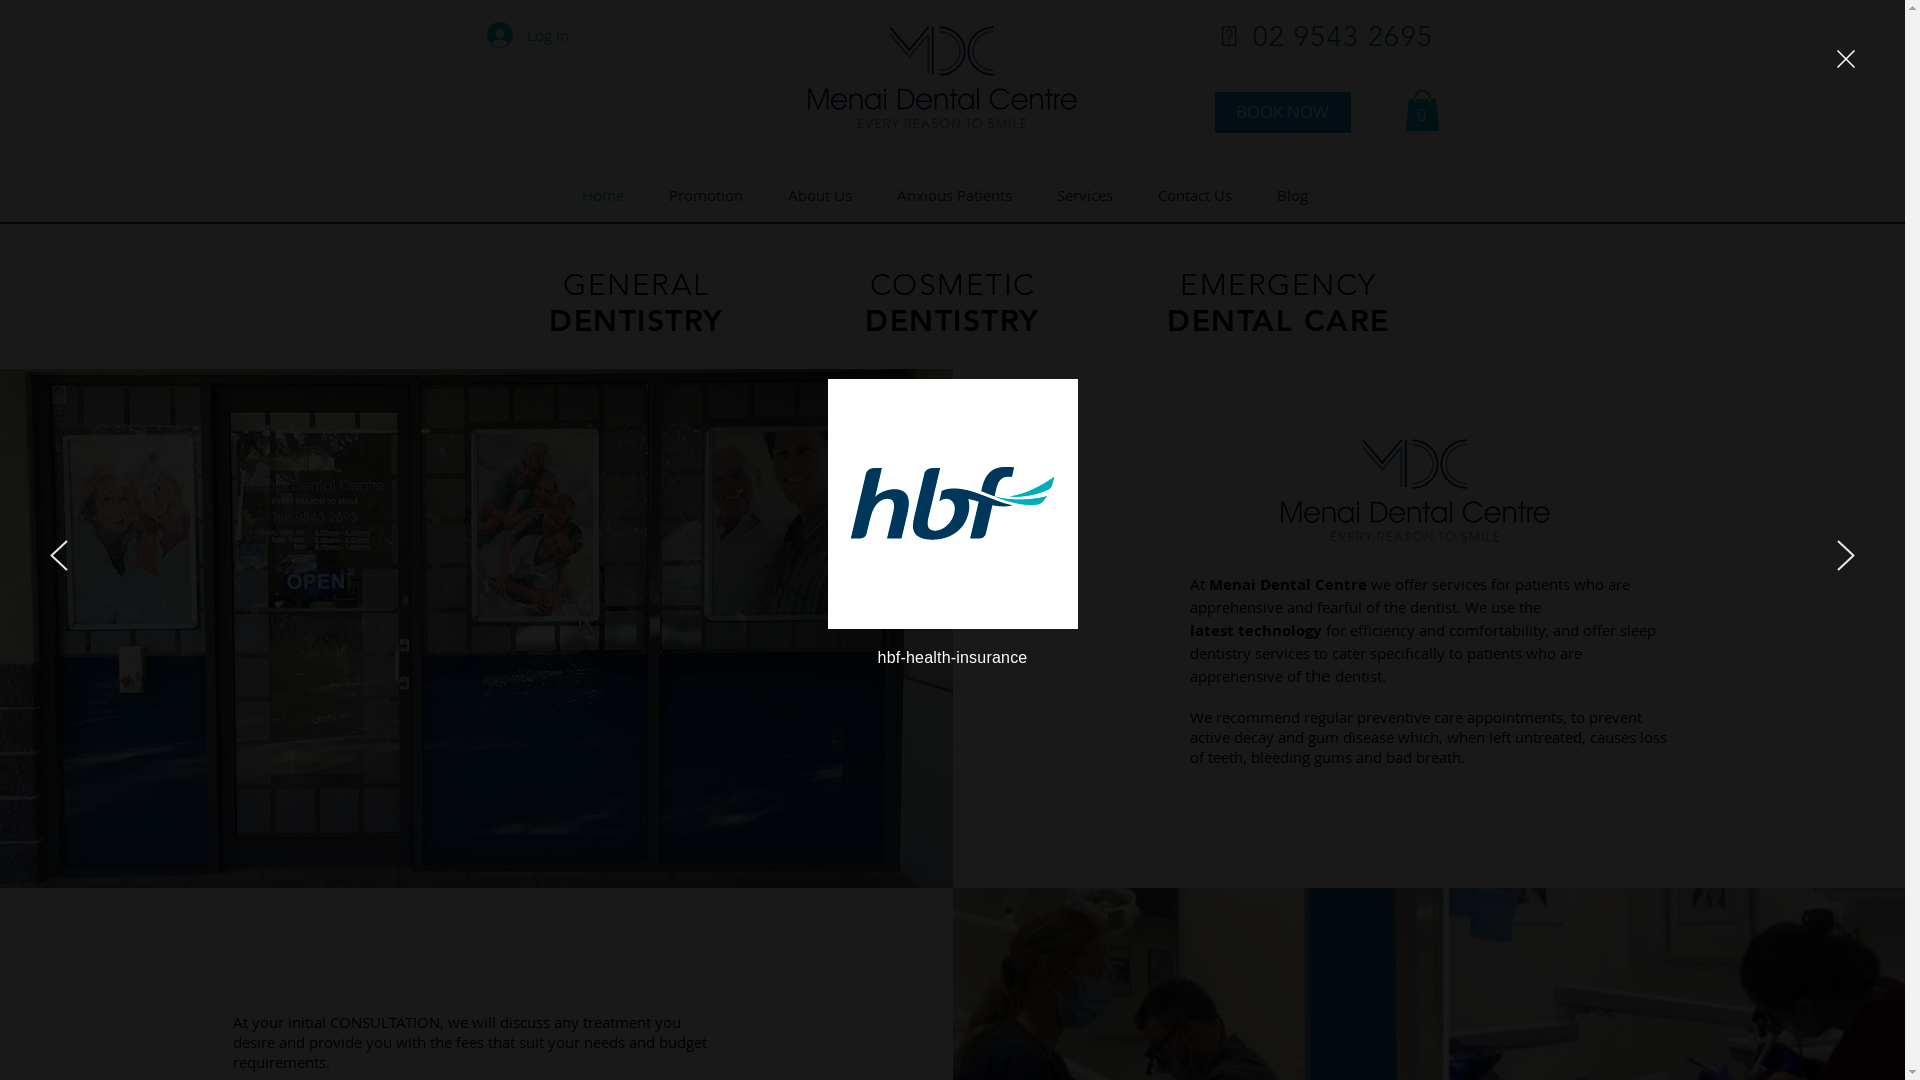 The height and width of the screenshot is (1080, 1920). I want to click on 'Promotion', so click(713, 194).